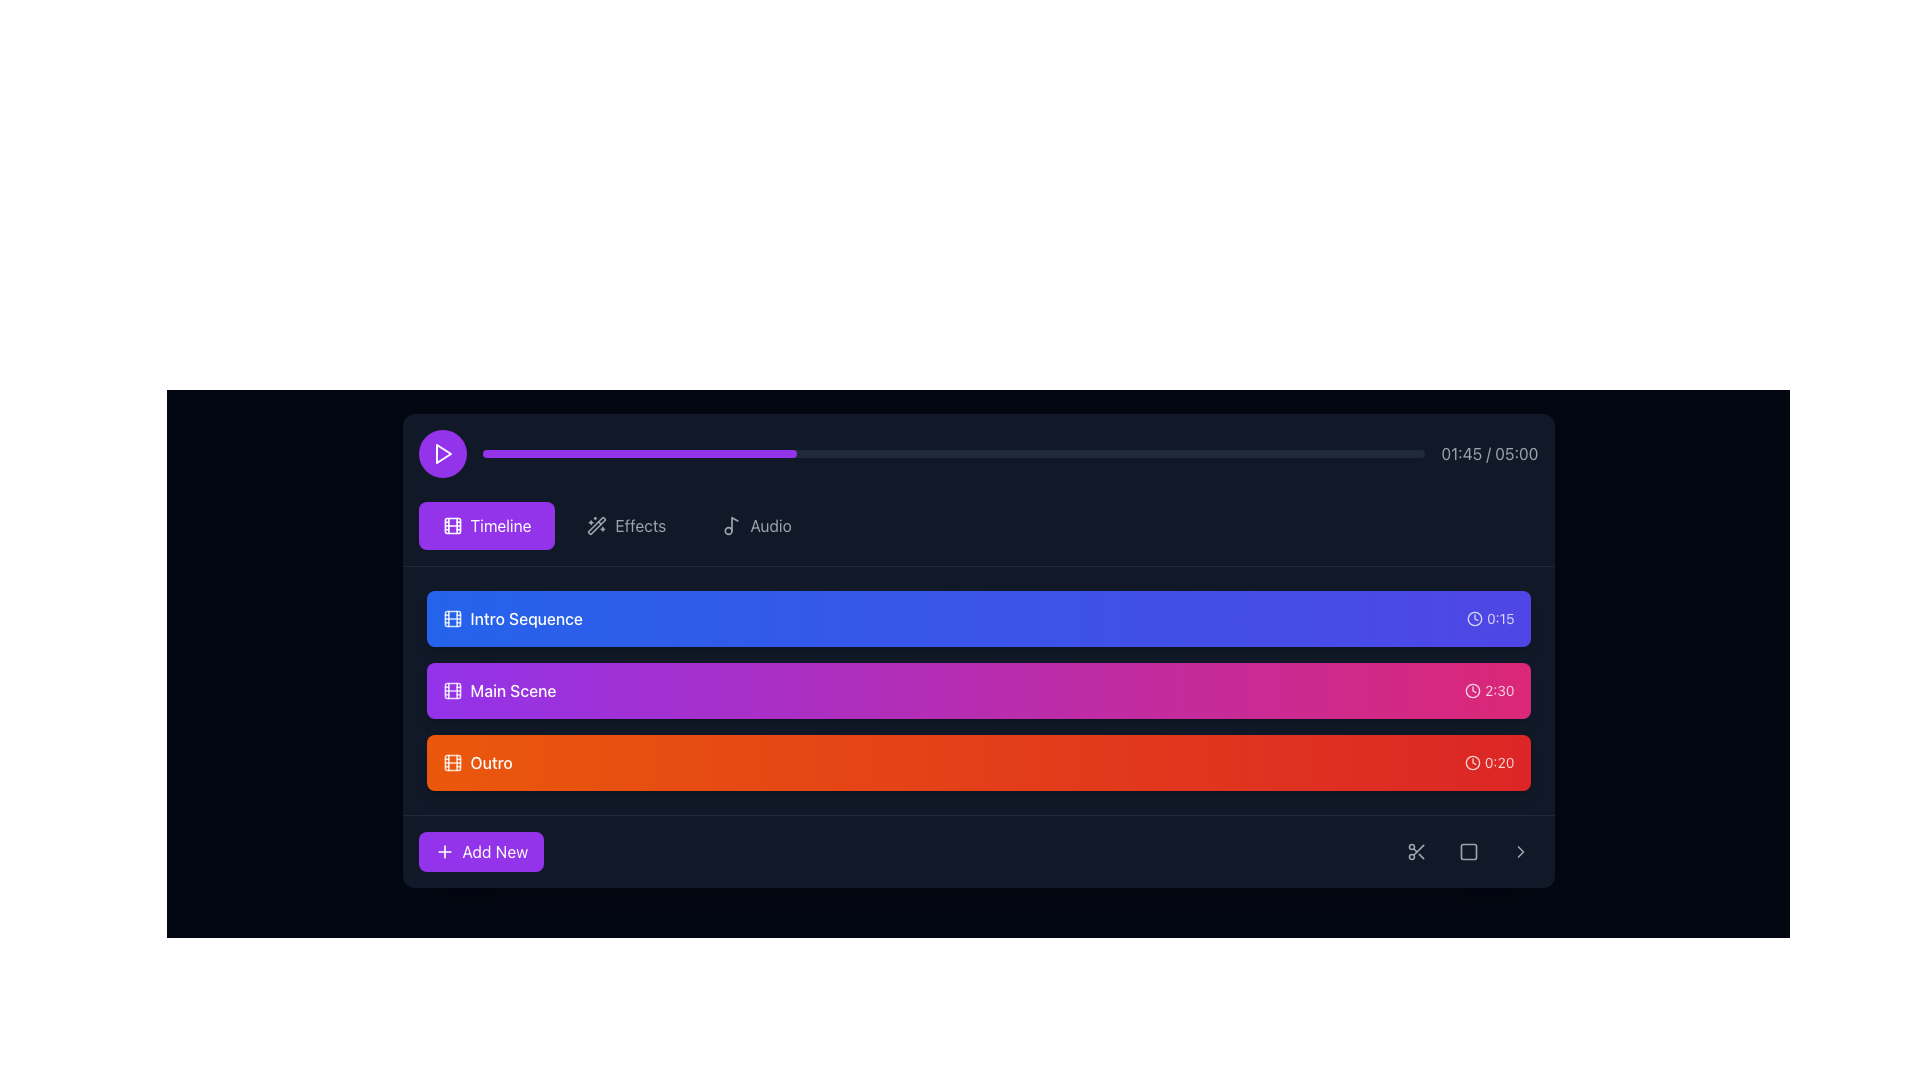 This screenshot has width=1920, height=1080. What do you see at coordinates (596, 524) in the screenshot?
I see `the wand icon with sparkles located in the top-left corner of the interface for accessibility purposes` at bounding box center [596, 524].